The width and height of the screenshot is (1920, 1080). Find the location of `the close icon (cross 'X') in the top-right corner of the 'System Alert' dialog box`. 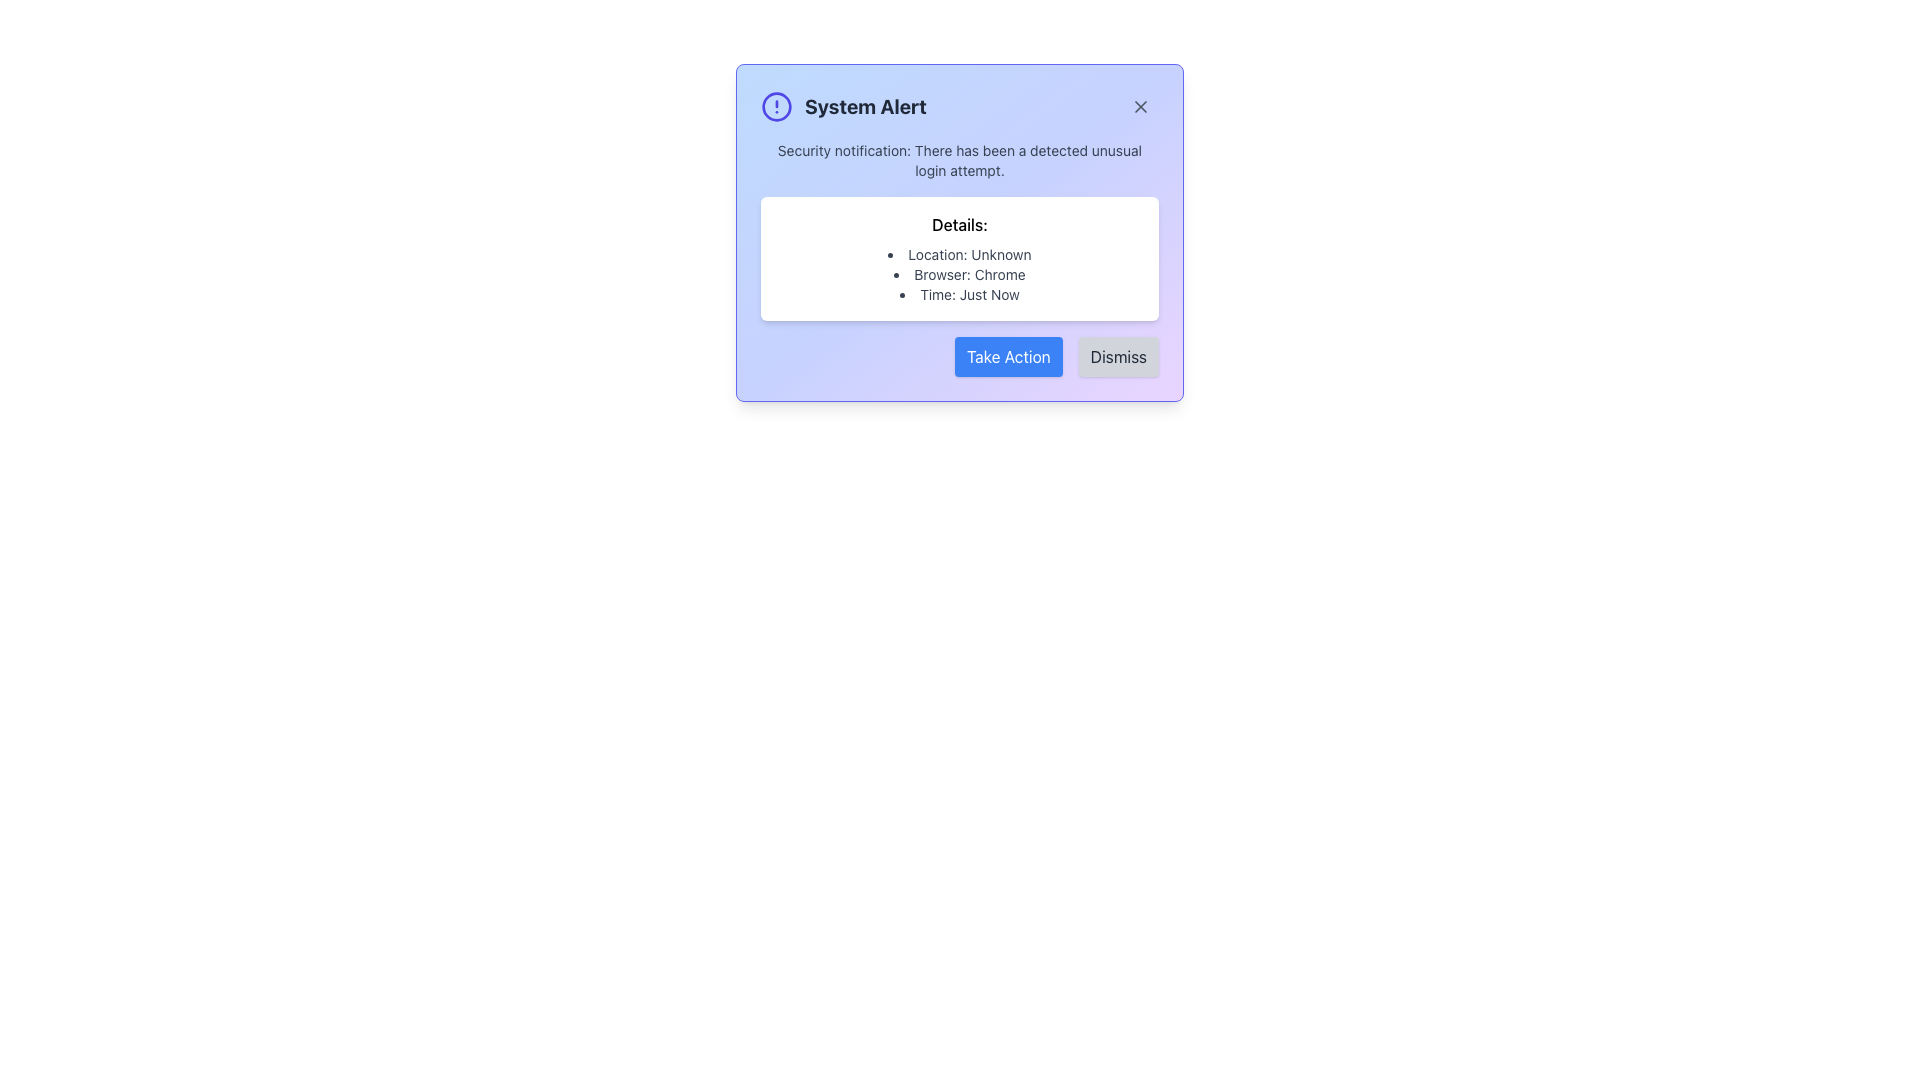

the close icon (cross 'X') in the top-right corner of the 'System Alert' dialog box is located at coordinates (1141, 107).